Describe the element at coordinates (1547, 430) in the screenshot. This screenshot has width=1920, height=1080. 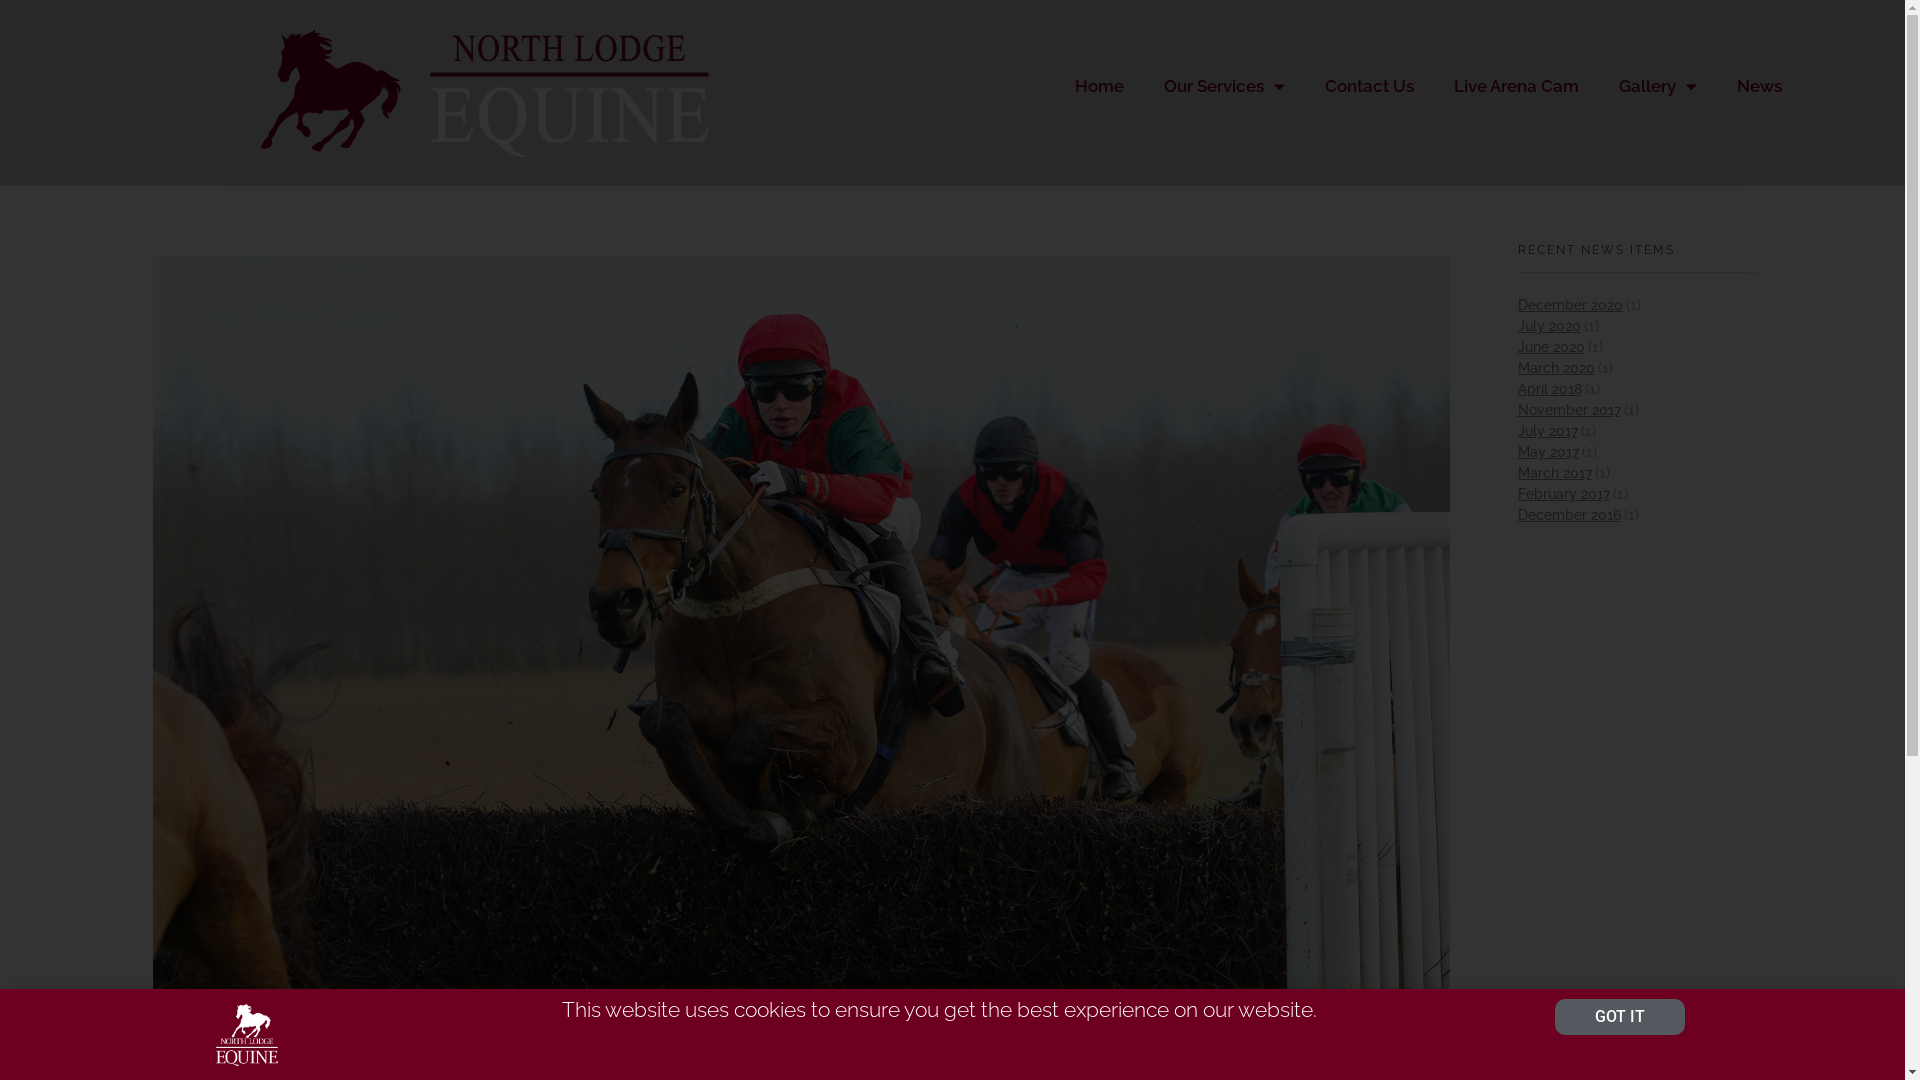
I see `'July 2017'` at that location.